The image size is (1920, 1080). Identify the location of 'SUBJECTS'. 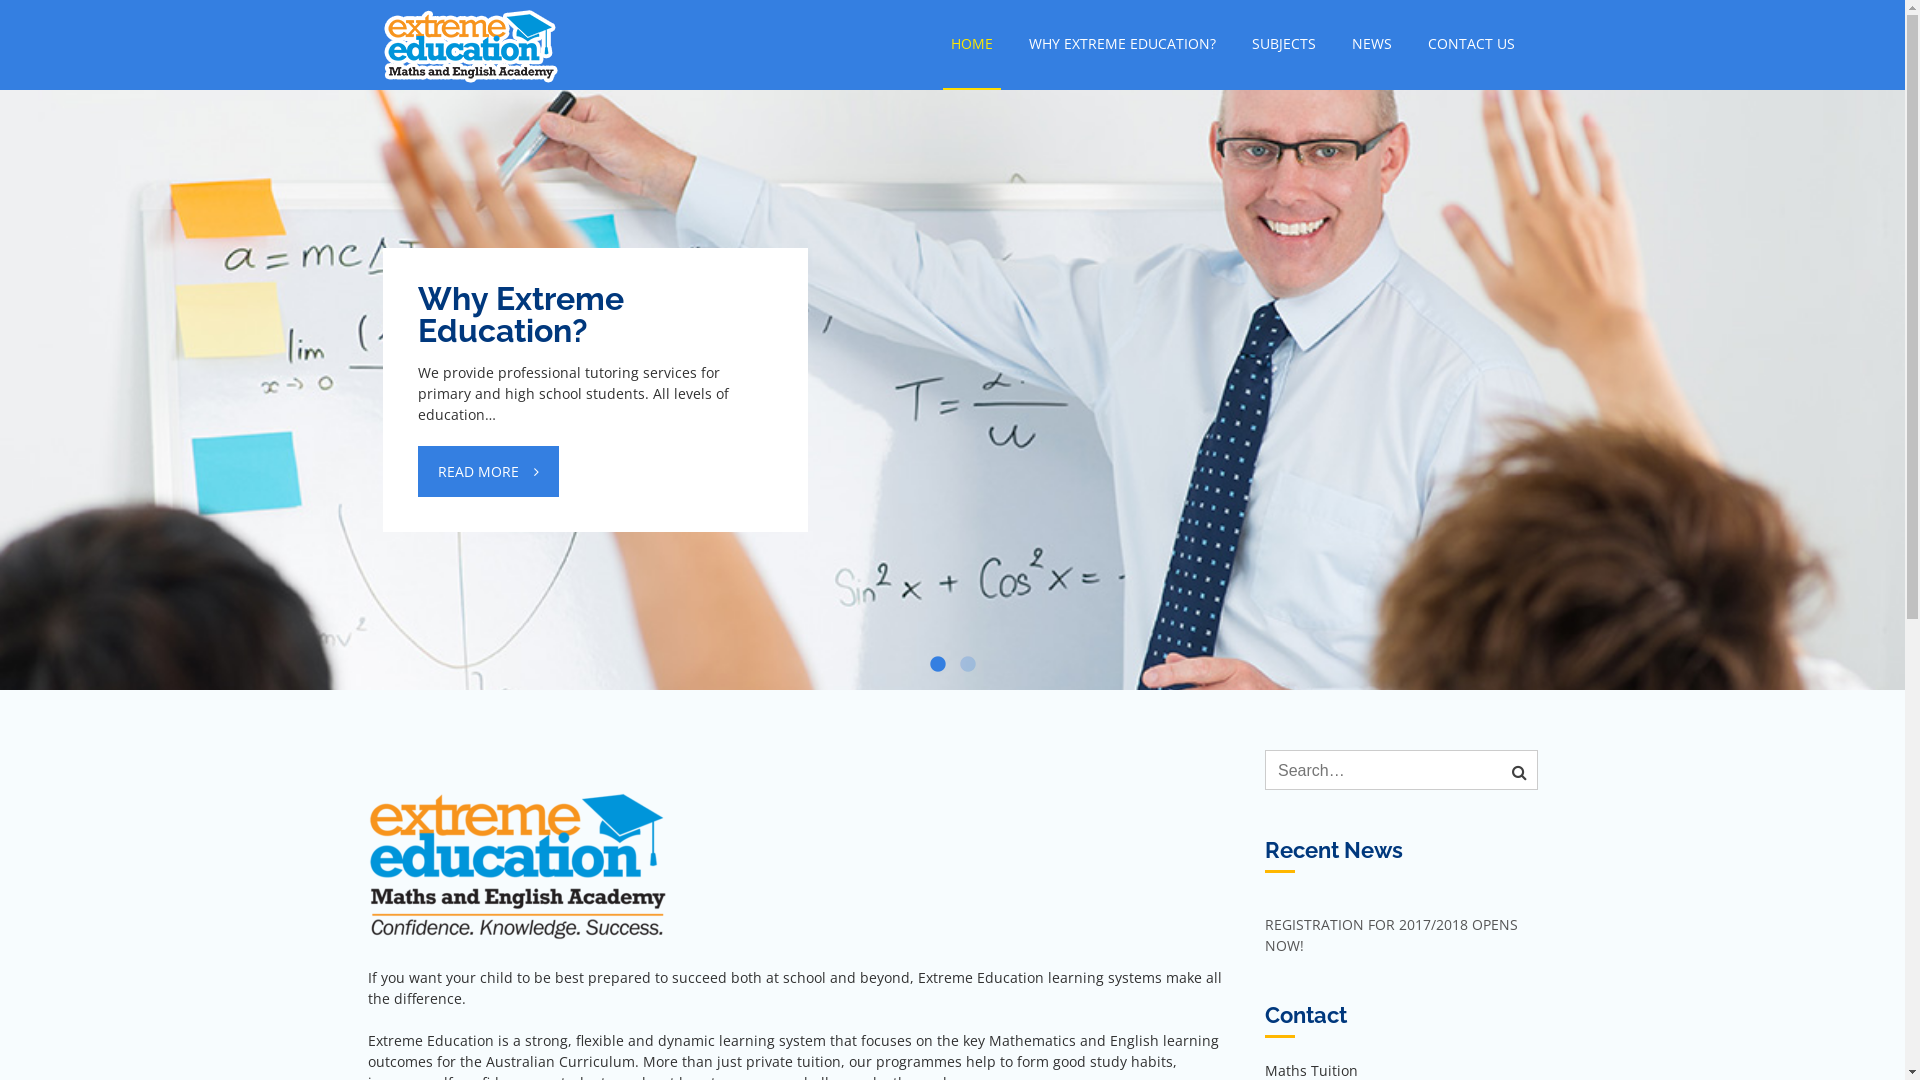
(1283, 43).